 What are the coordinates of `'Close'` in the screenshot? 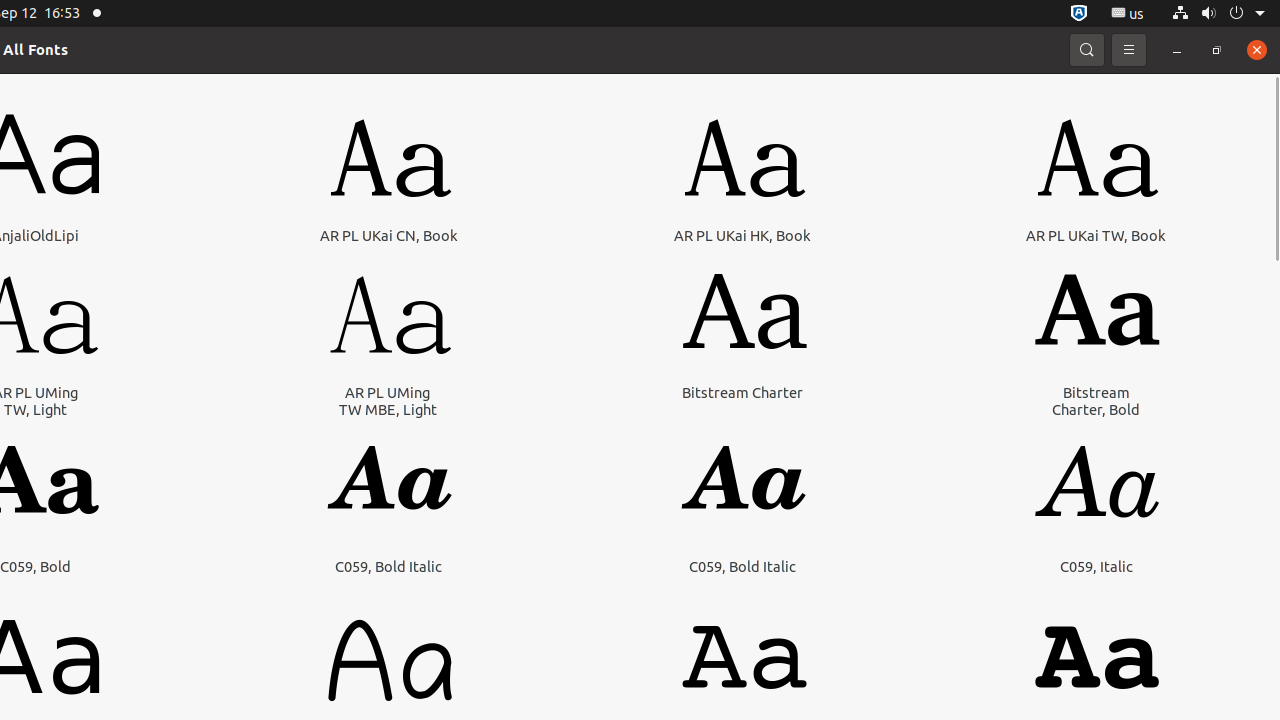 It's located at (1255, 48).